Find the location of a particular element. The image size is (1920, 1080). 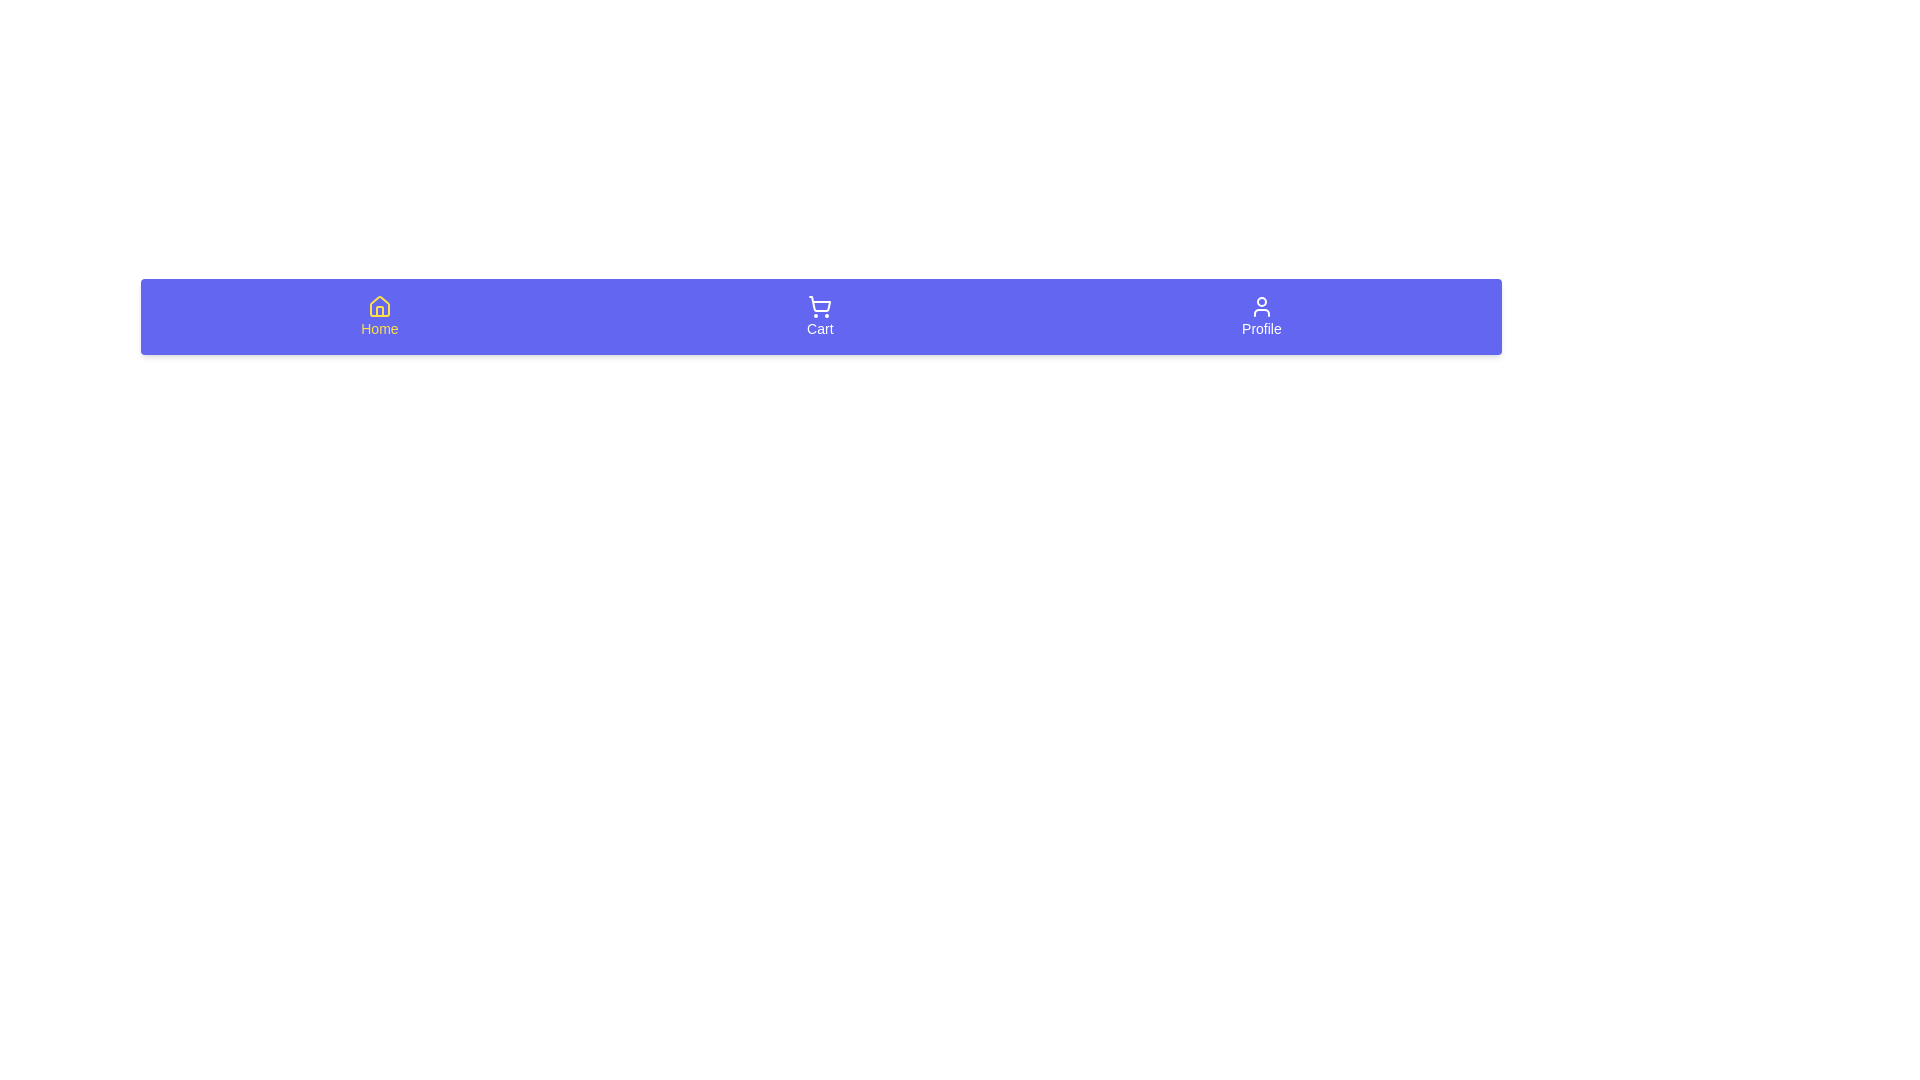

the Cart tab in the bottom navigation bar is located at coordinates (820, 315).